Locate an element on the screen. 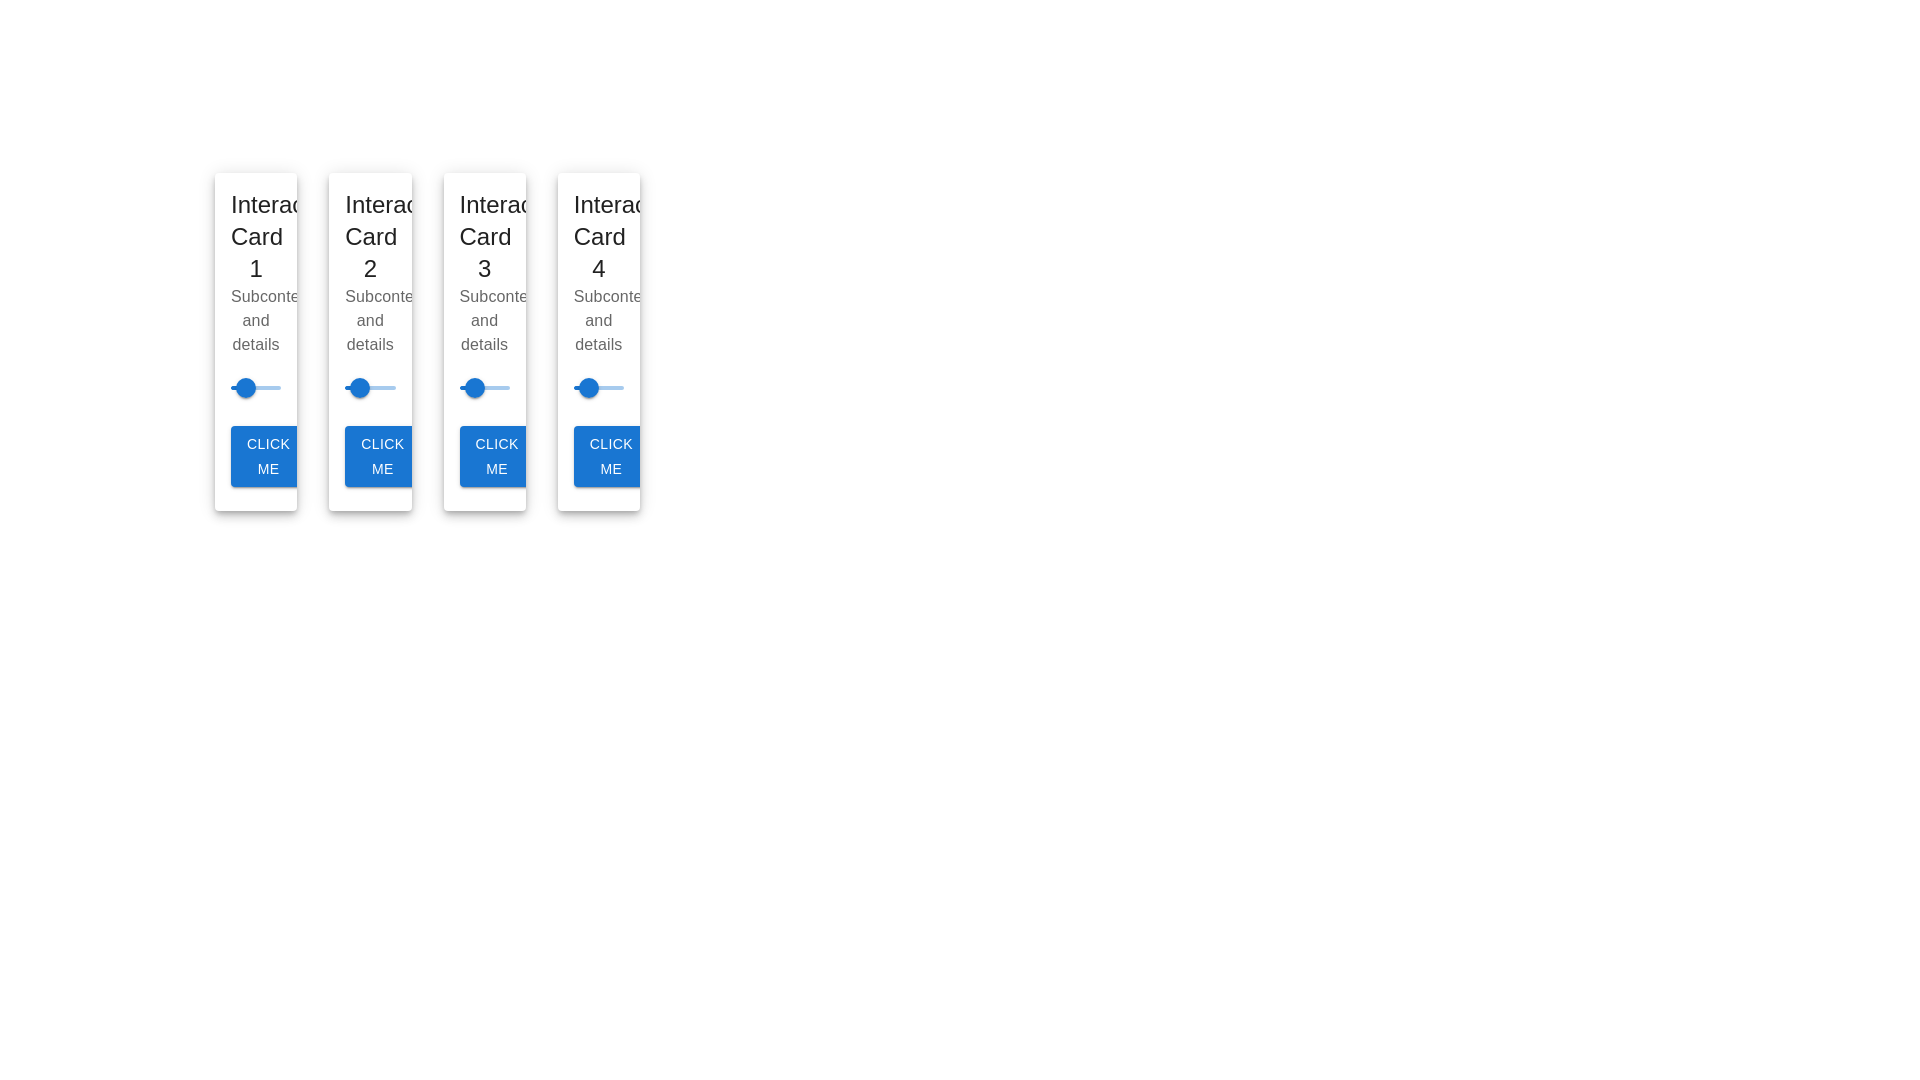  the slider is located at coordinates (271, 388).